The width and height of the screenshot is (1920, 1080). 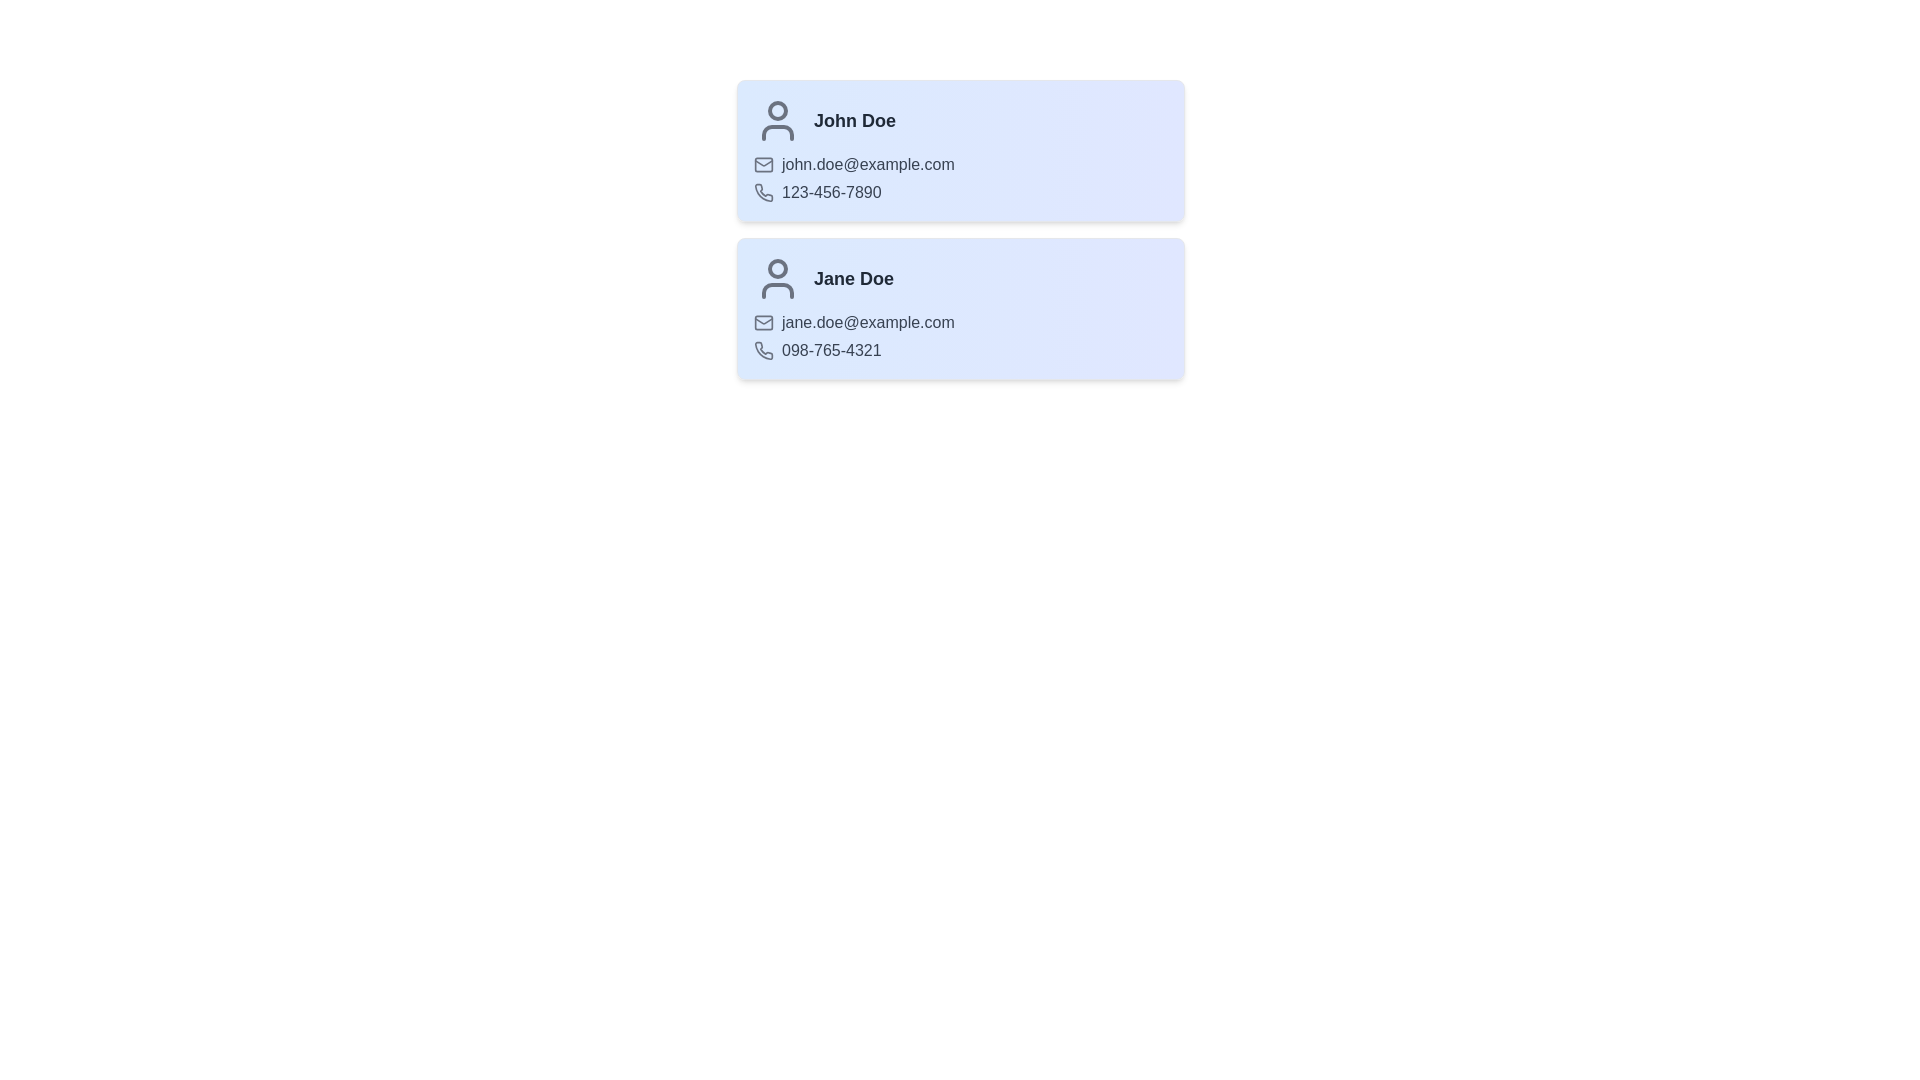 What do you see at coordinates (762, 322) in the screenshot?
I see `the email icon for Jane Doe` at bounding box center [762, 322].